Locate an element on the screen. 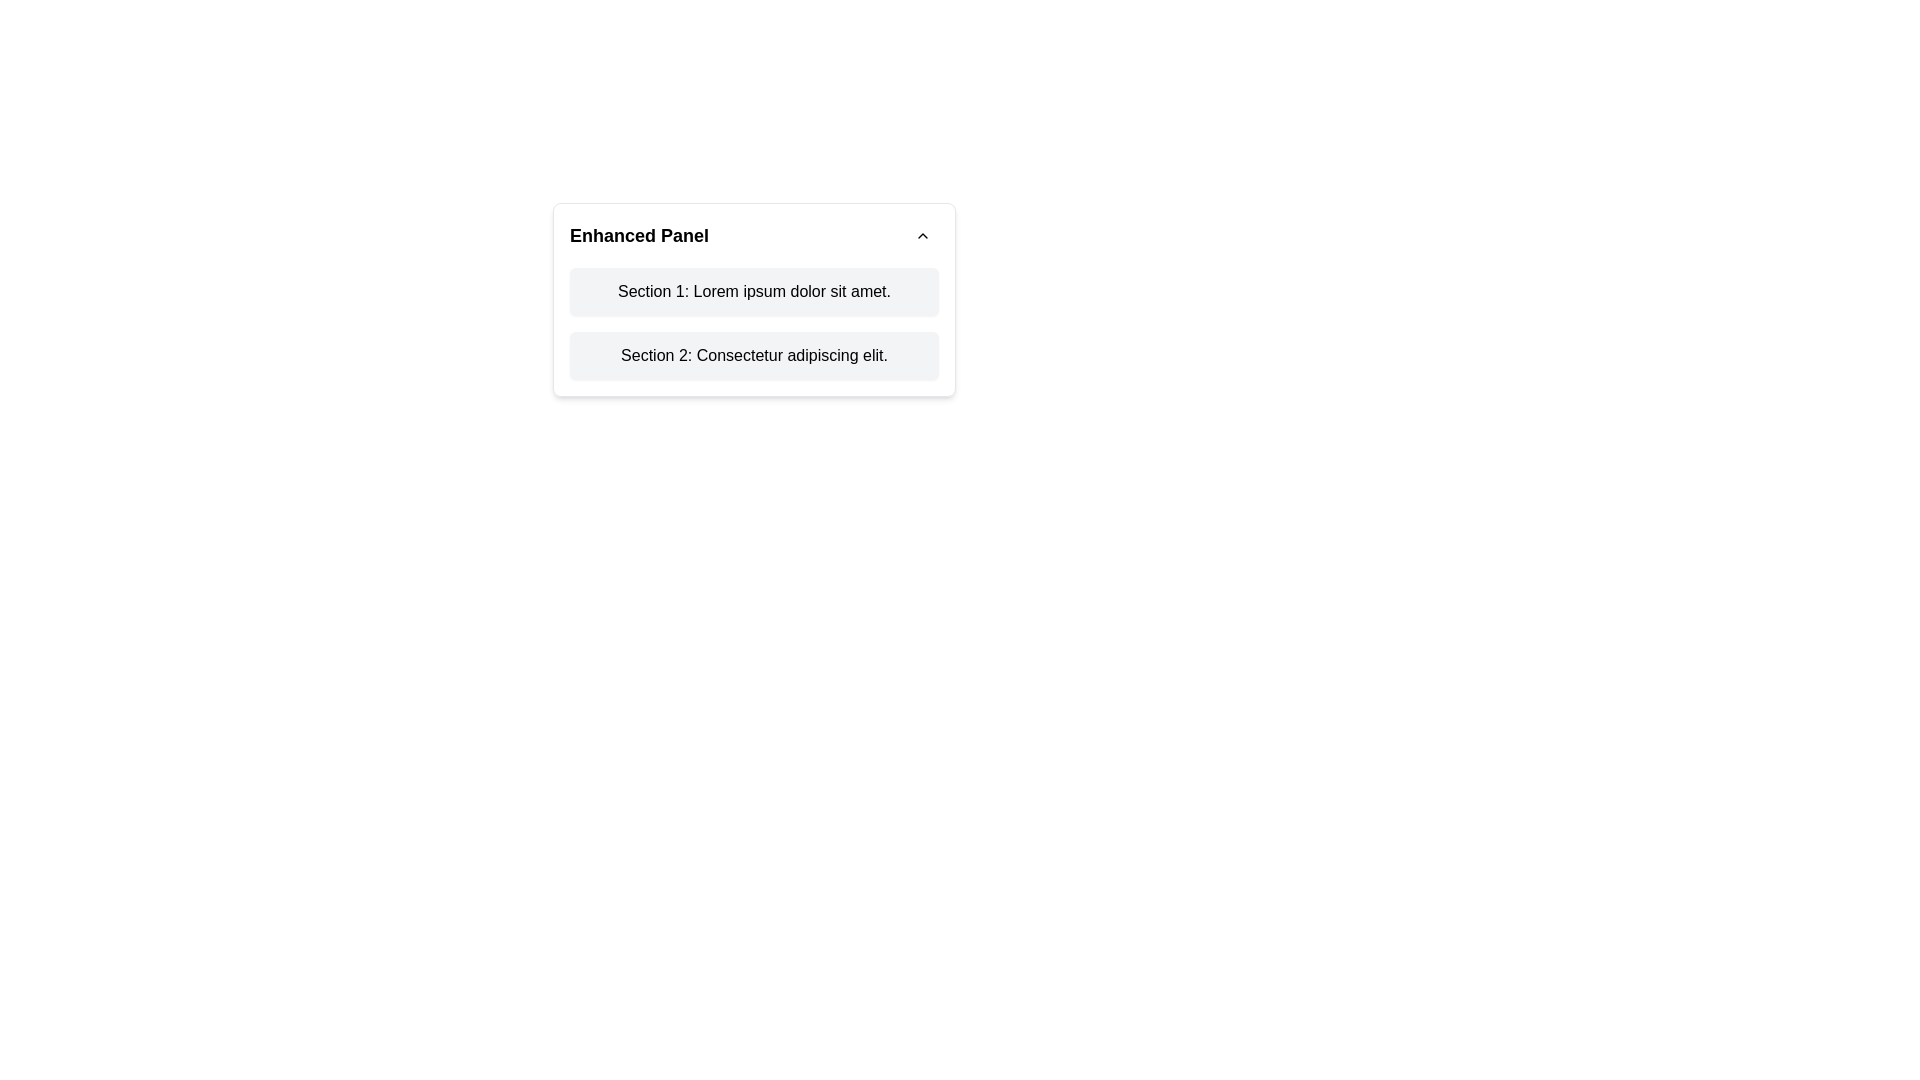  the icon within the button in the top-right corner of the 'Enhanced Panel' is located at coordinates (921, 234).